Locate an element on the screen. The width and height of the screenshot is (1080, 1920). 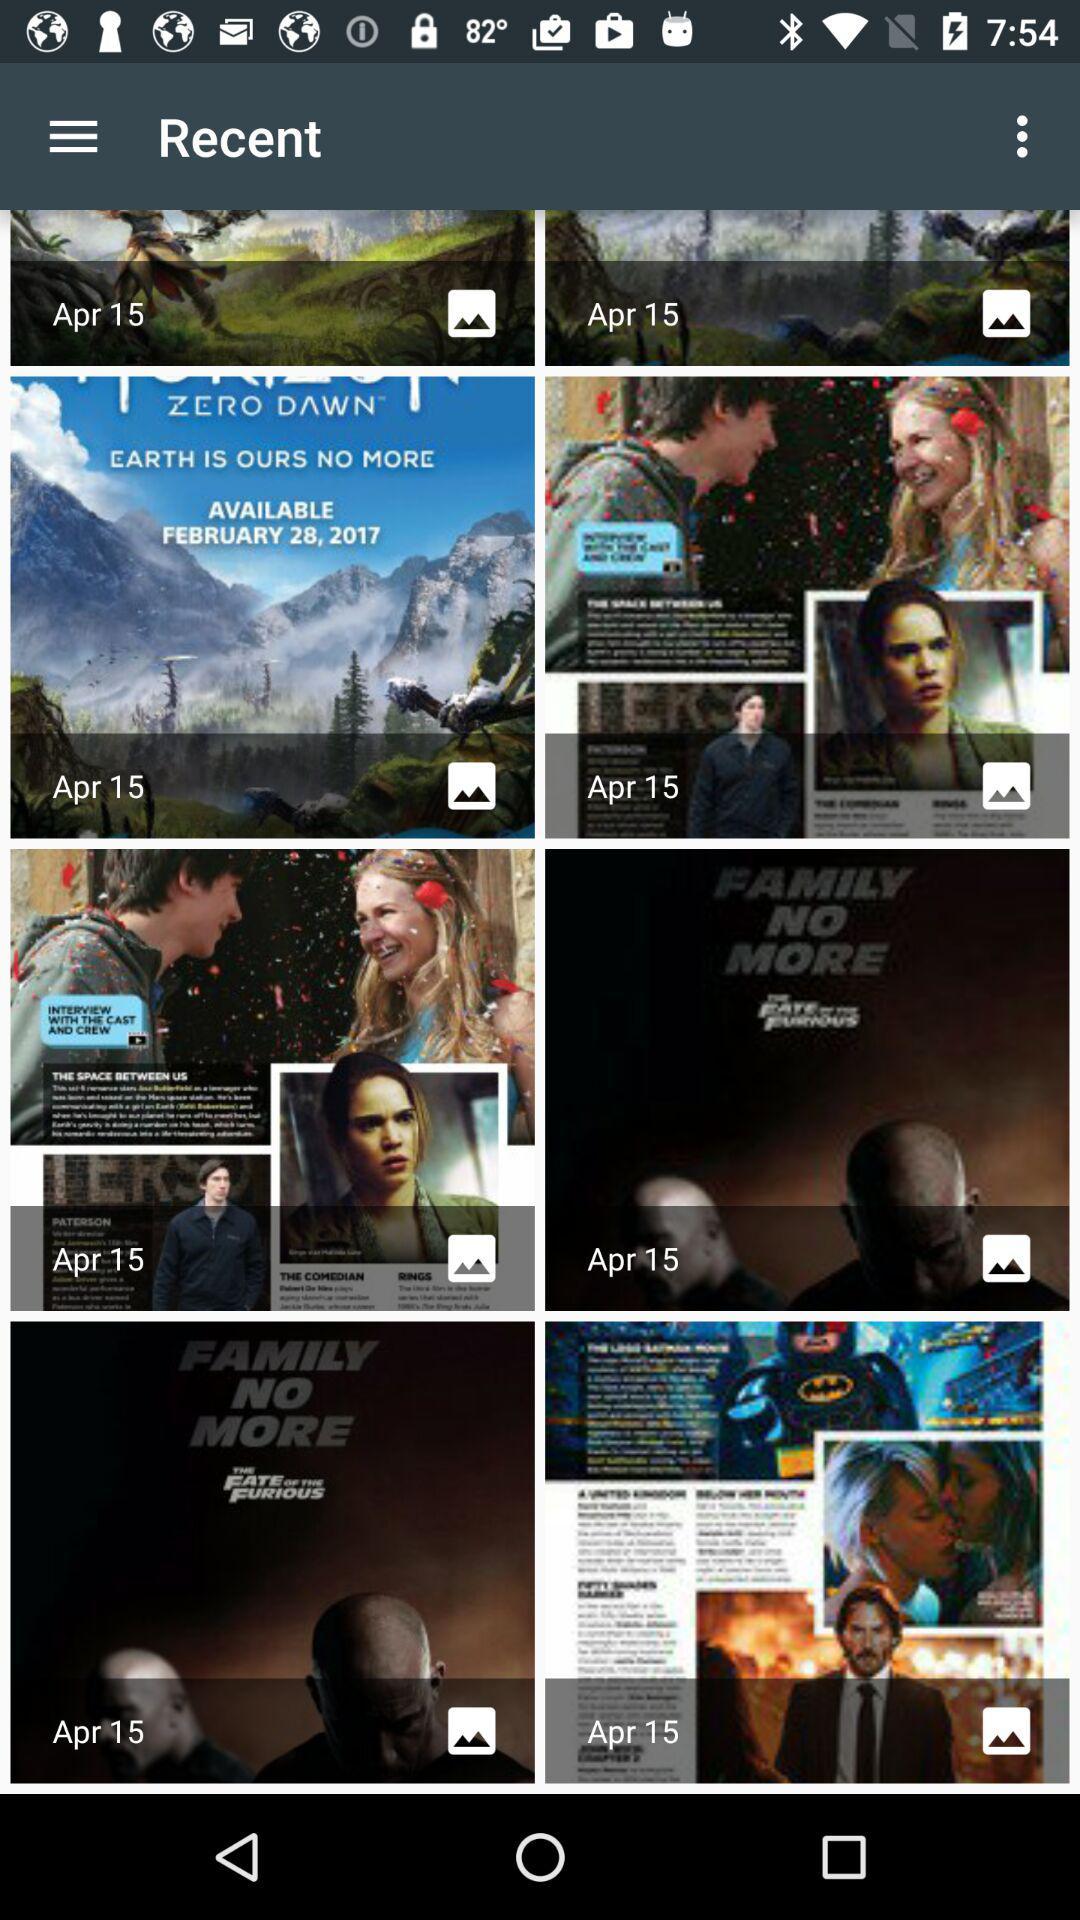
app to the left of the recent app is located at coordinates (72, 135).